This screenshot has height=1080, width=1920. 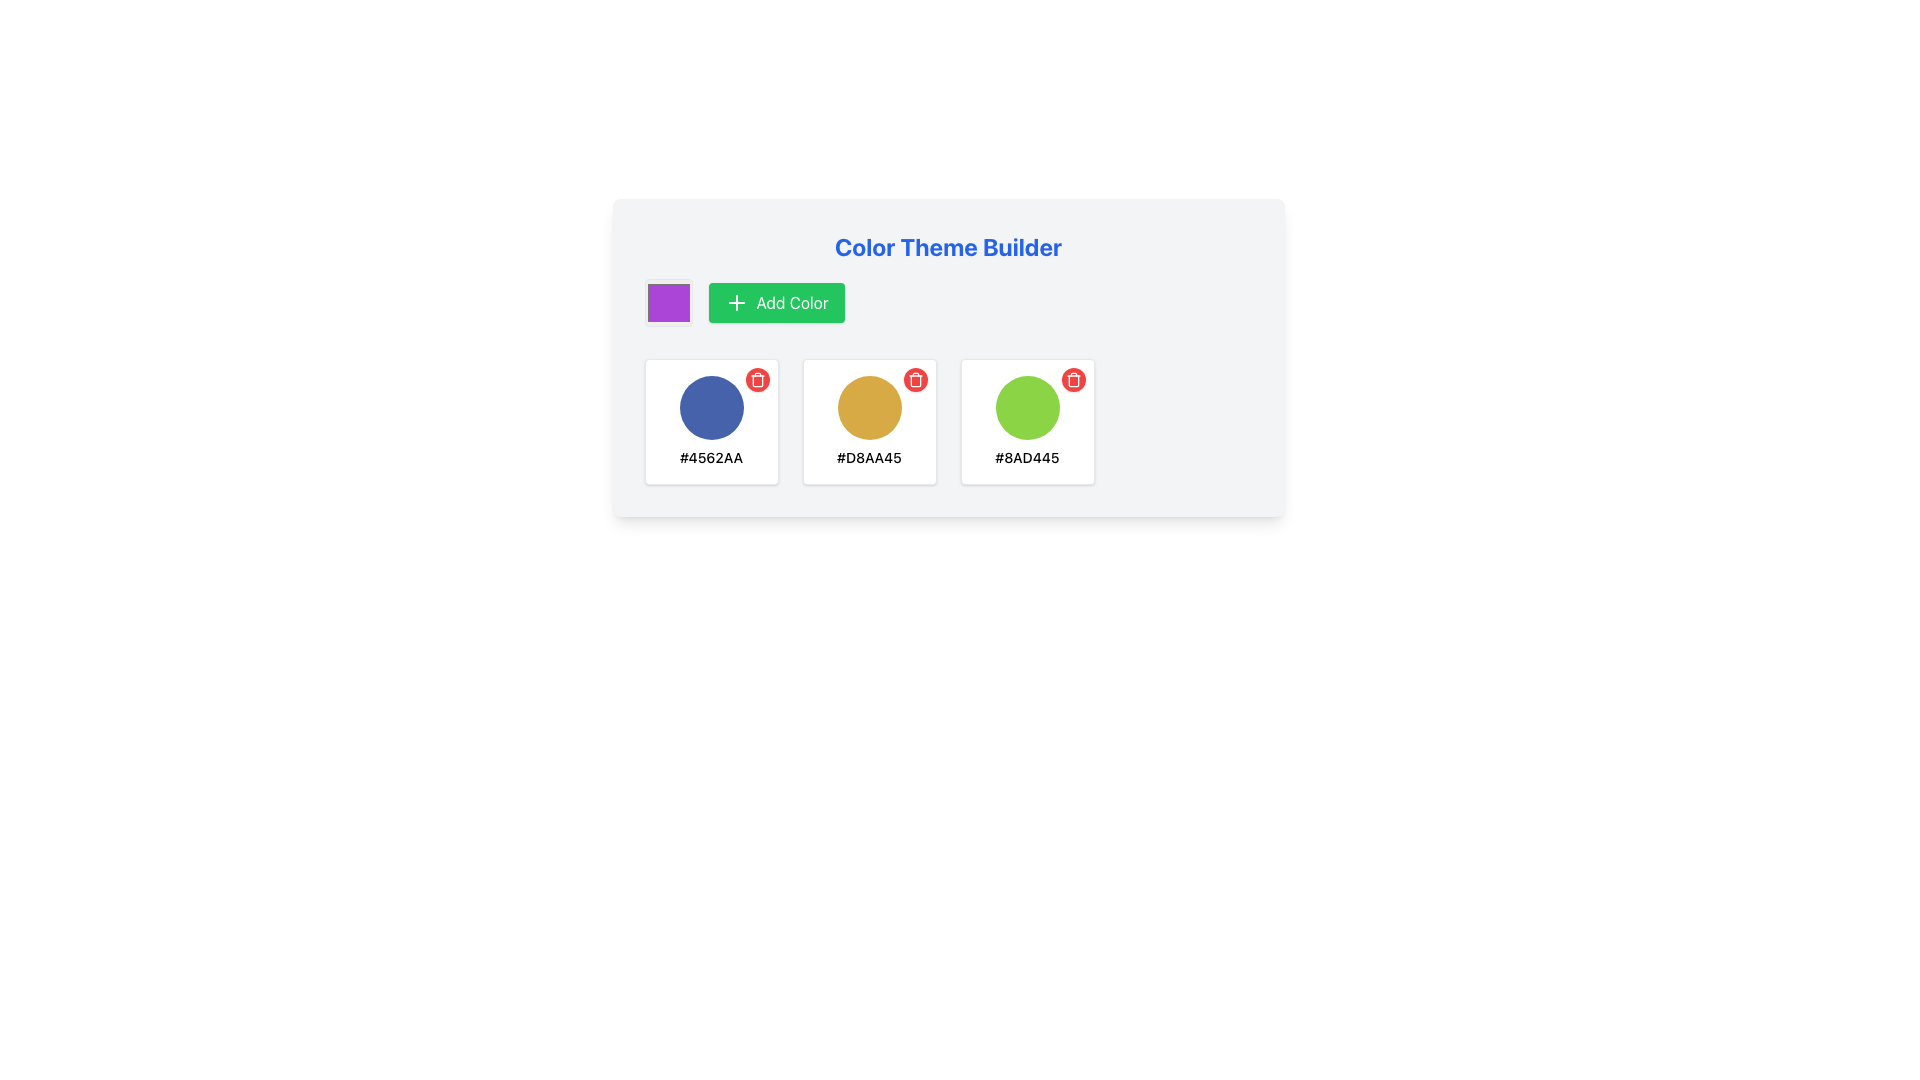 What do you see at coordinates (914, 380) in the screenshot?
I see `the delete button located in the top-right corner of the color card displaying the hexadecimal code '#D8AA45'` at bounding box center [914, 380].